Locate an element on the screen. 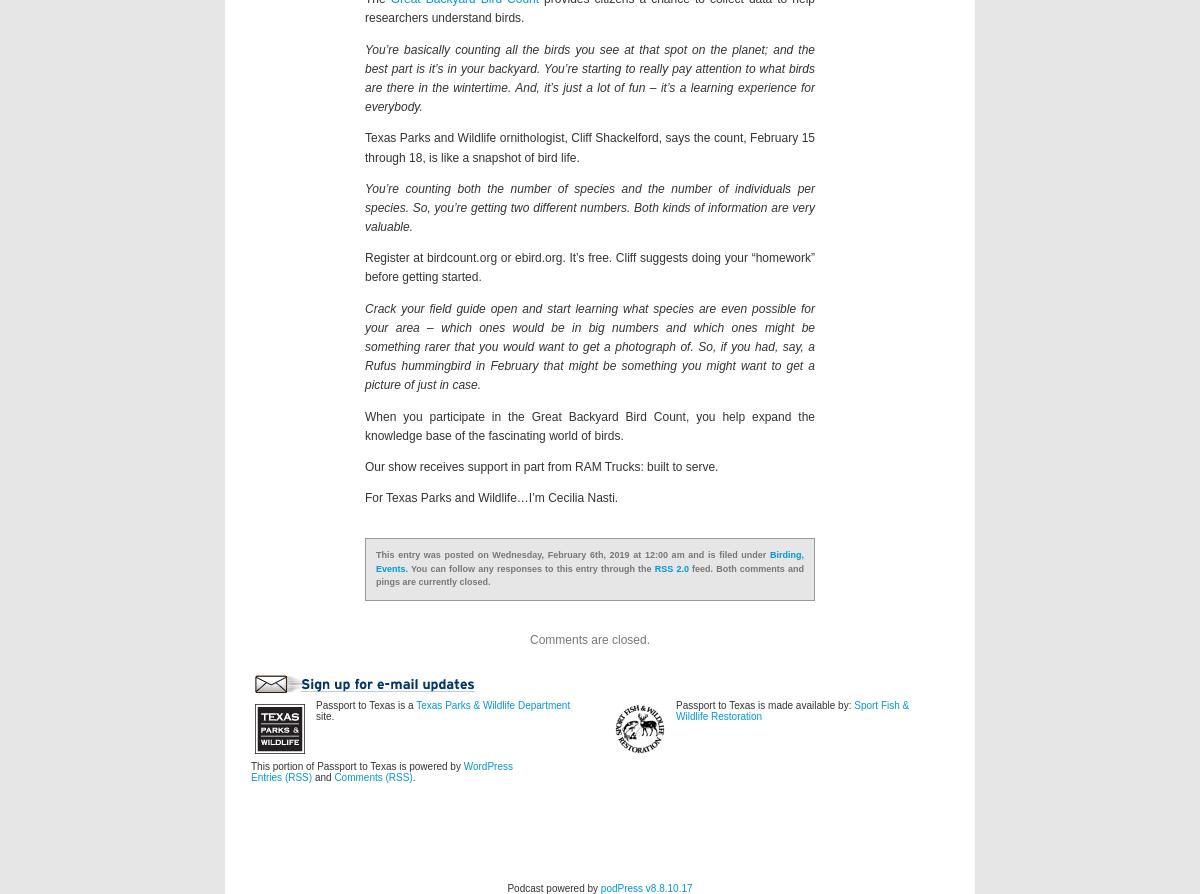 The width and height of the screenshot is (1200, 894). 'podPress v8.8.10.17' is located at coordinates (645, 887).